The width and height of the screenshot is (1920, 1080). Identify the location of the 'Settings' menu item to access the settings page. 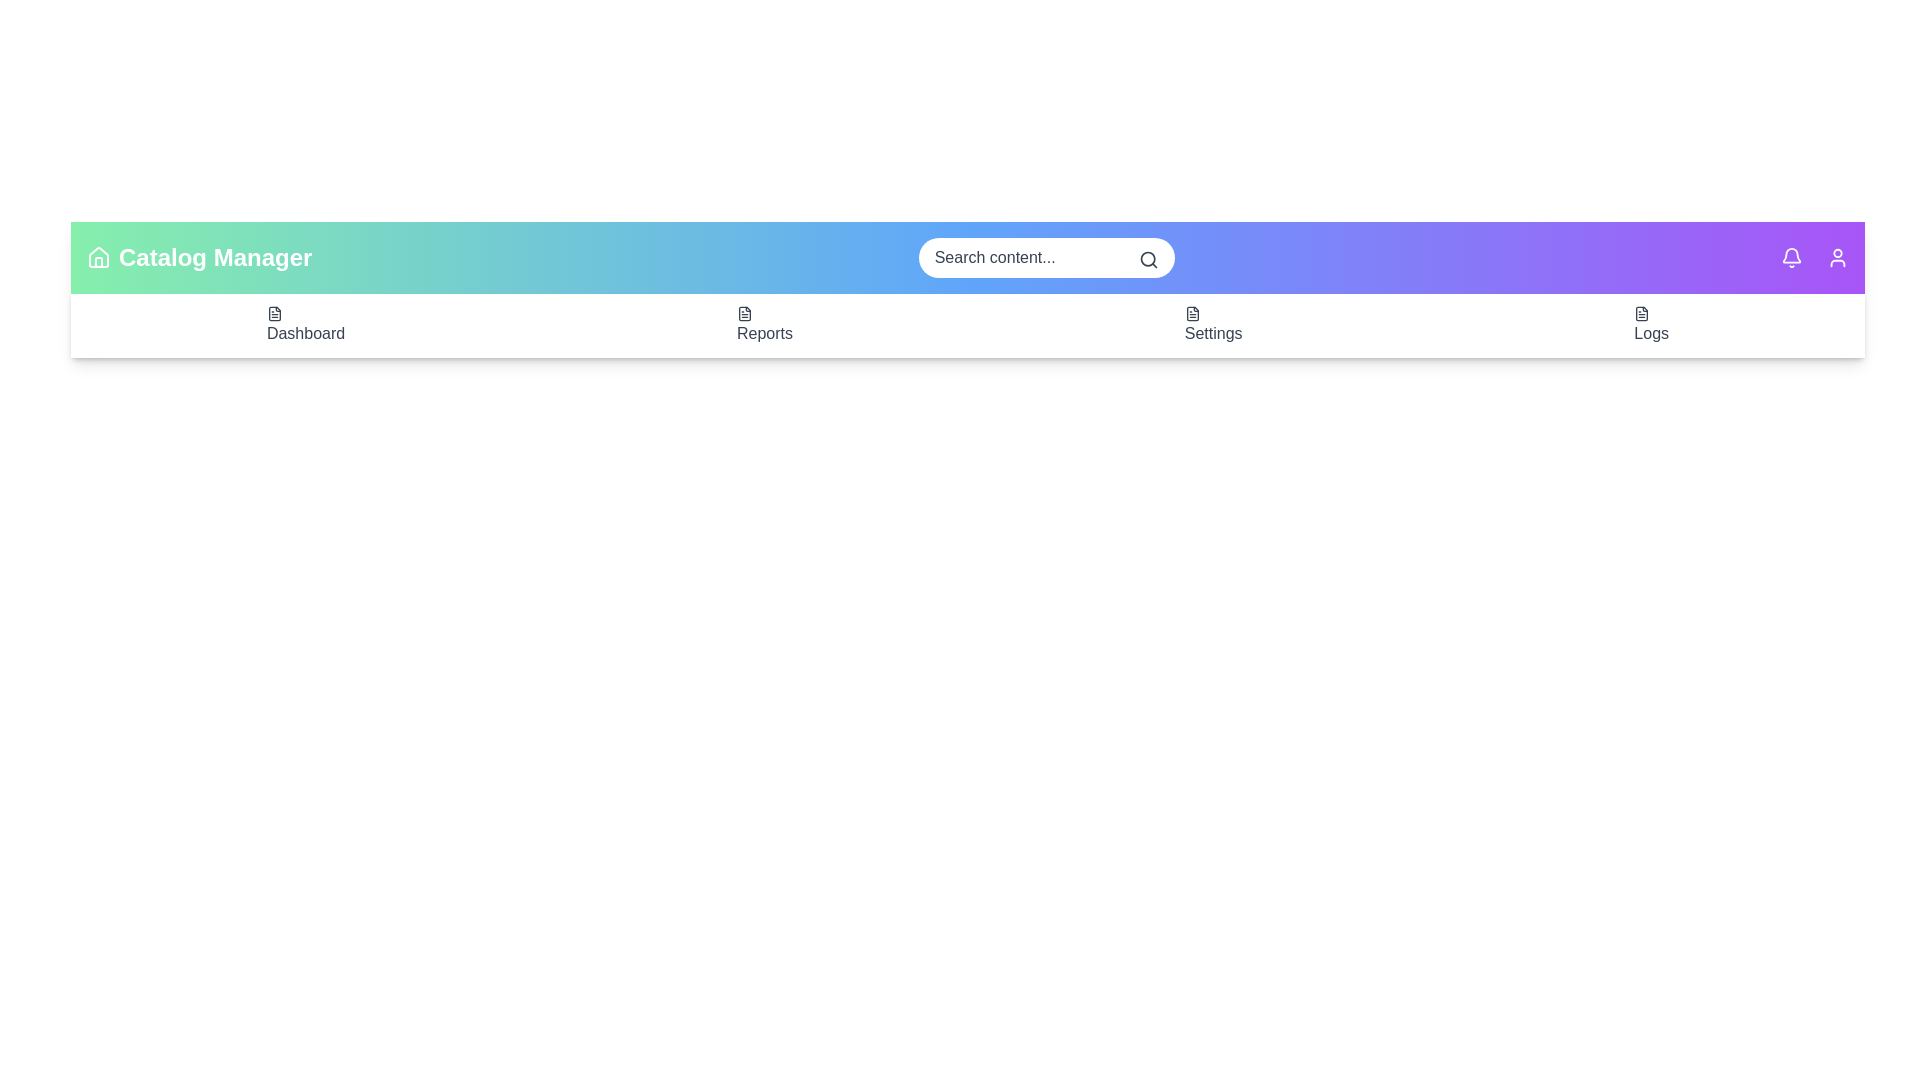
(1212, 325).